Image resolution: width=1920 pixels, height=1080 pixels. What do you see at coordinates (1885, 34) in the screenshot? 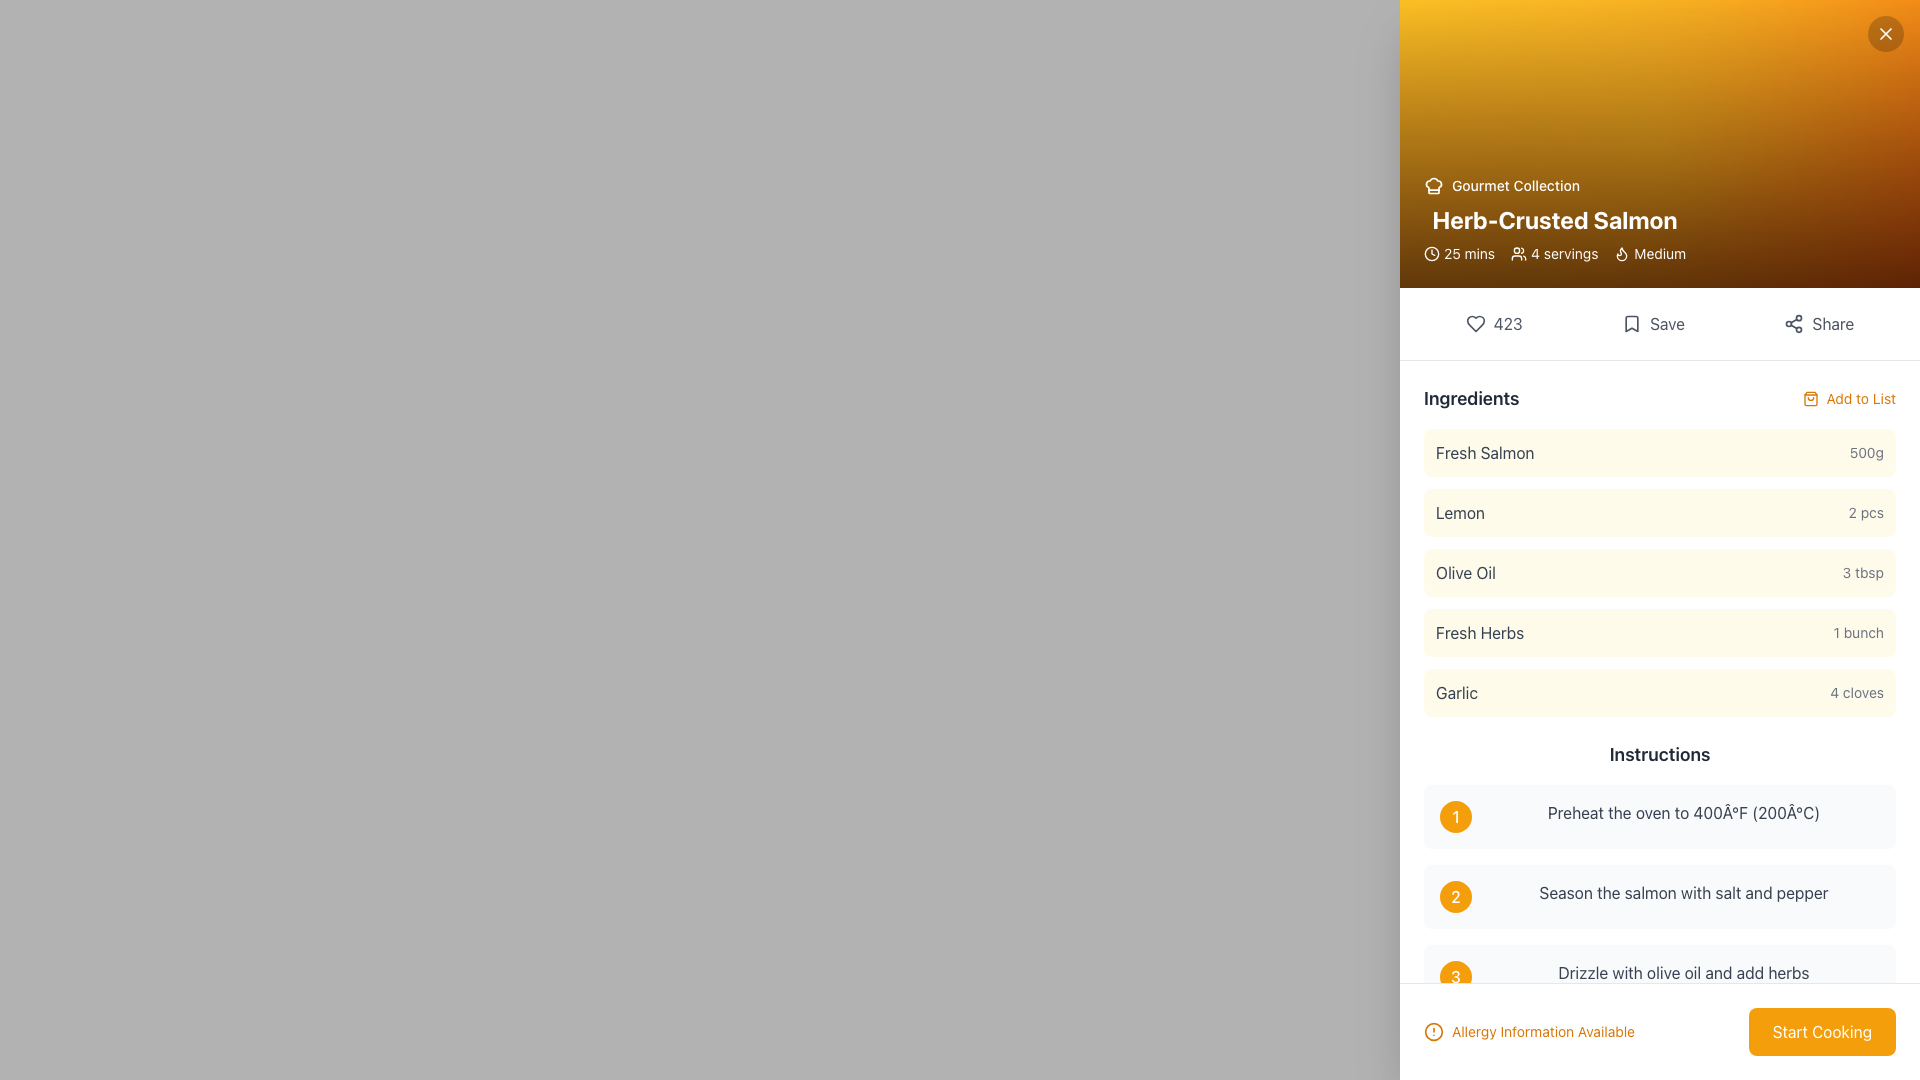
I see `the circular close button with a black transparent background located at the top-right corner of the section featuring an orange gradient design to observe visual changes` at bounding box center [1885, 34].